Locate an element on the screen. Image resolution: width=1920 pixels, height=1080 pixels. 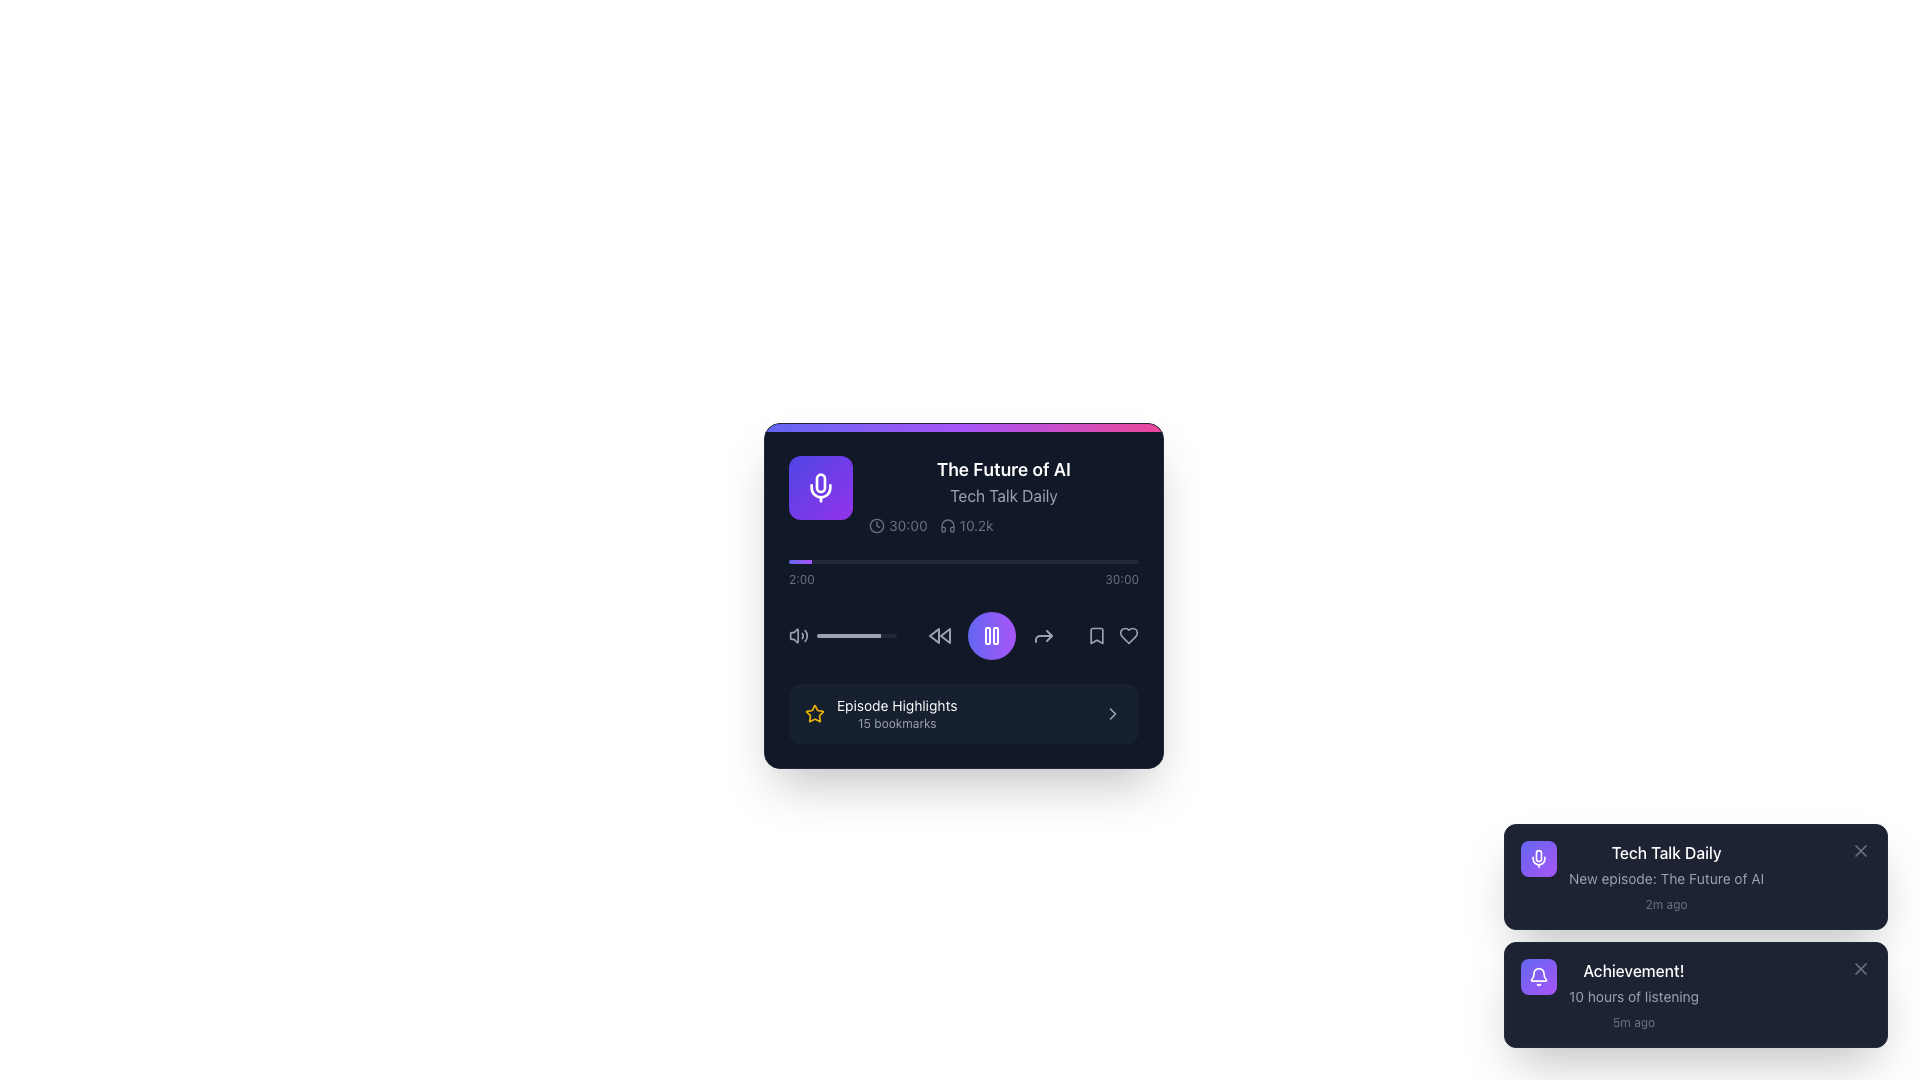
the star-shaped icon outlined in vibrant yellow, which is located to the left of the 'Episode Highlights' text, to invoke a feature is located at coordinates (815, 712).